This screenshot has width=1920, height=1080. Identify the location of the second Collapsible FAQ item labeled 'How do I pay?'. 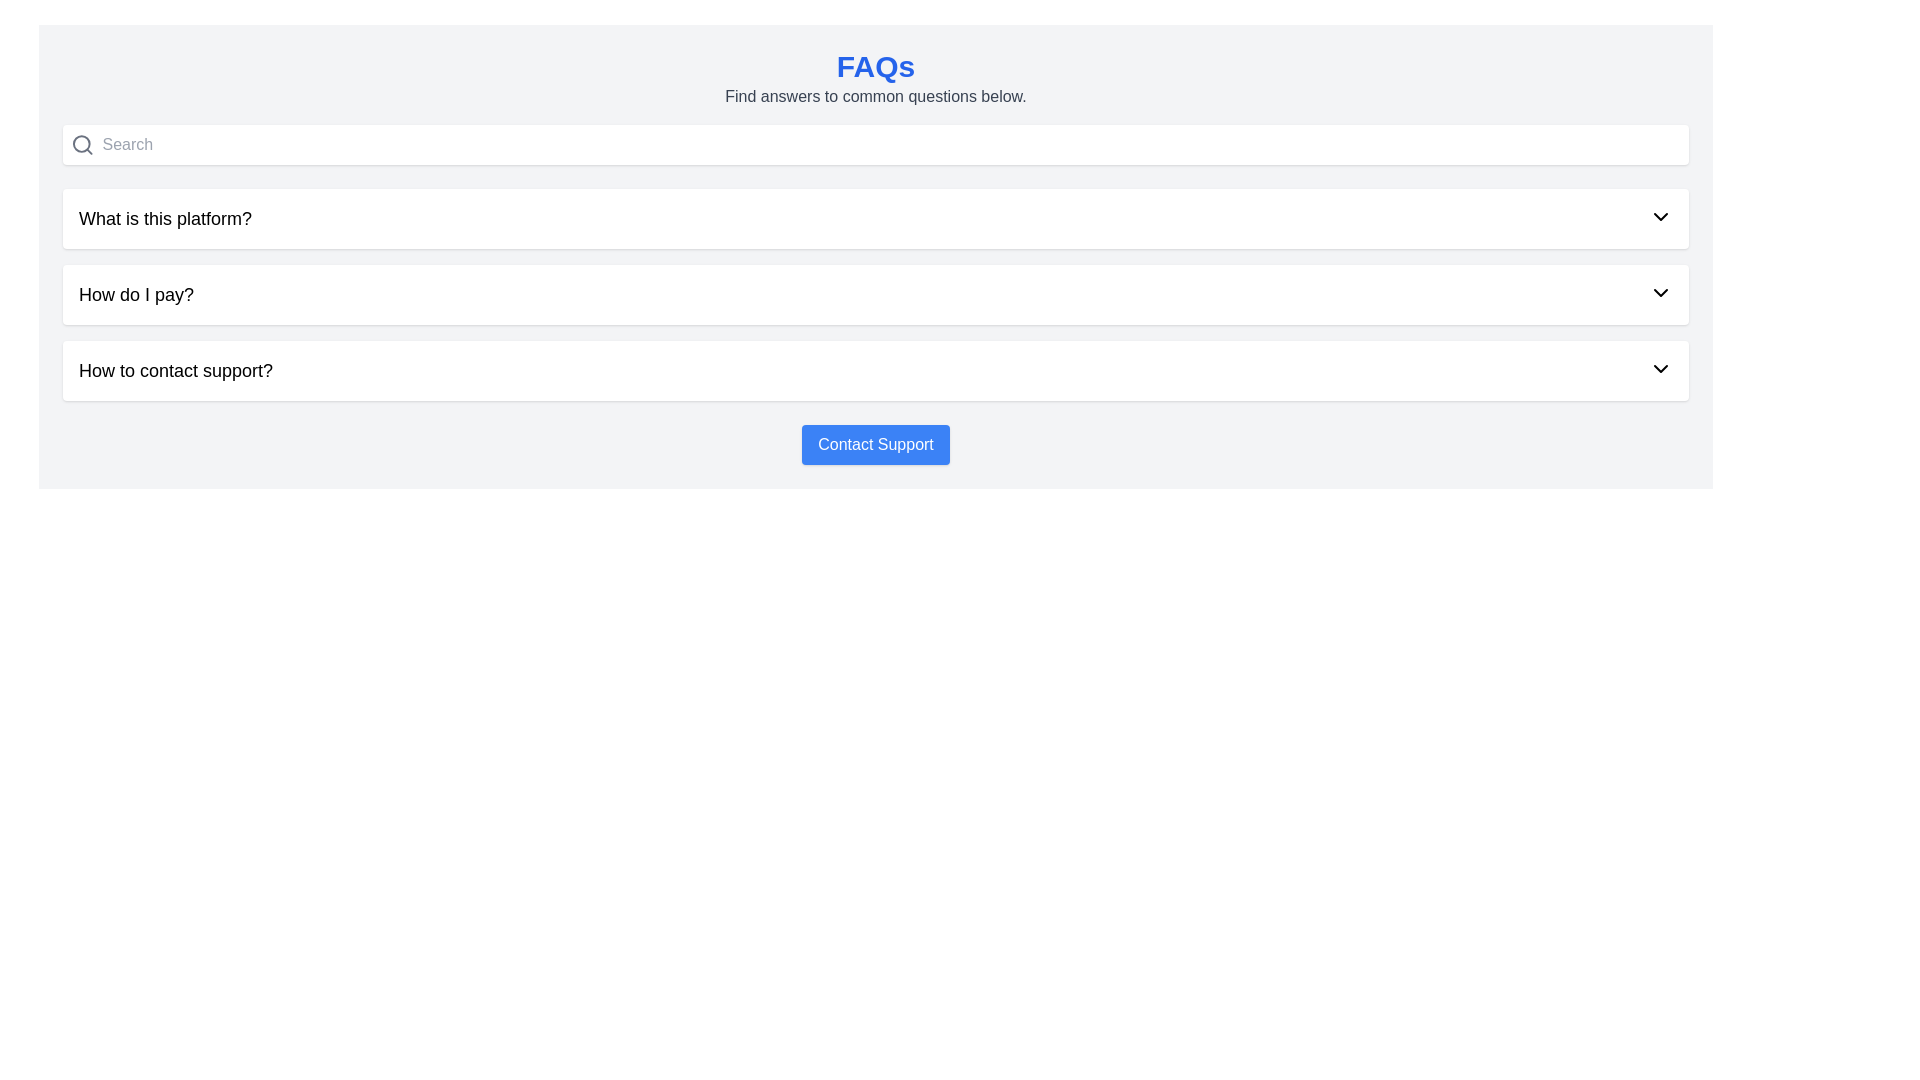
(875, 294).